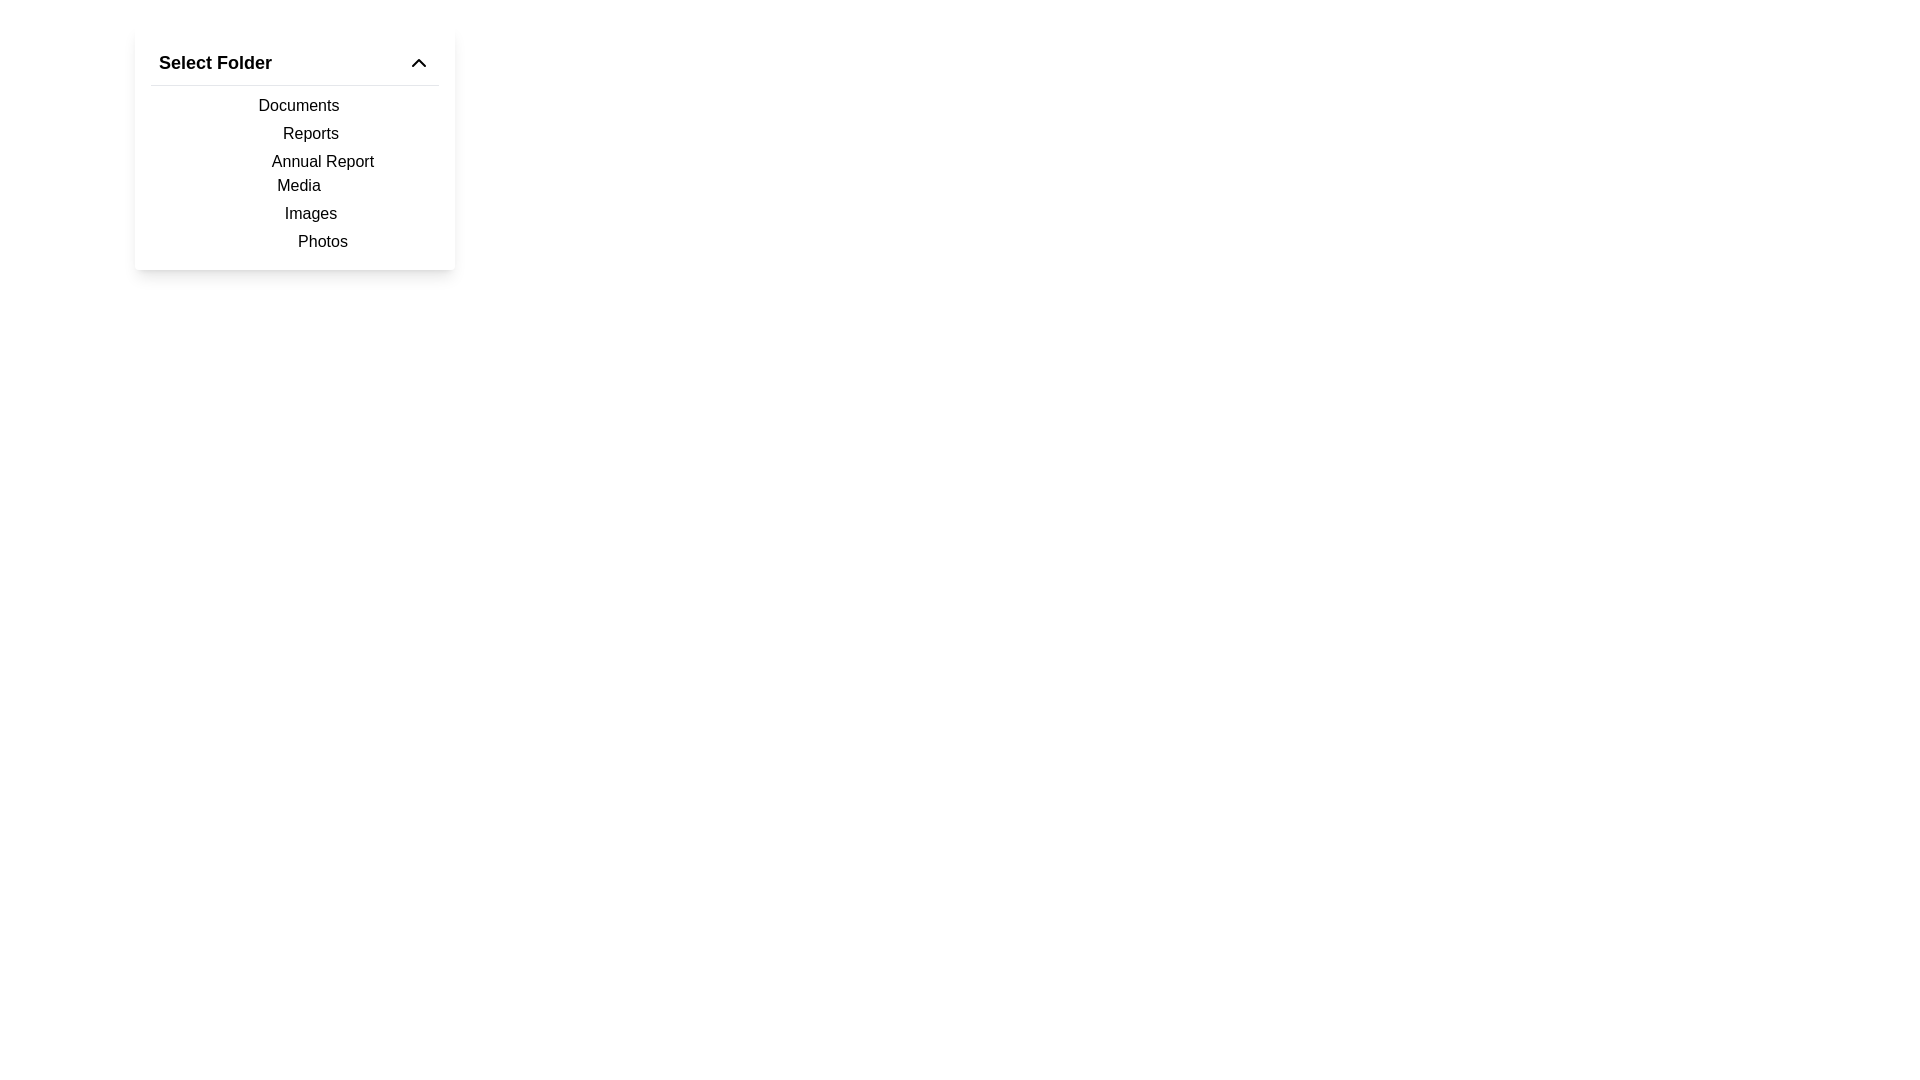 The width and height of the screenshot is (1920, 1080). Describe the element at coordinates (417, 61) in the screenshot. I see `the upward-pointing chevron icon located in the header of the 'Select Folder' interface` at that location.